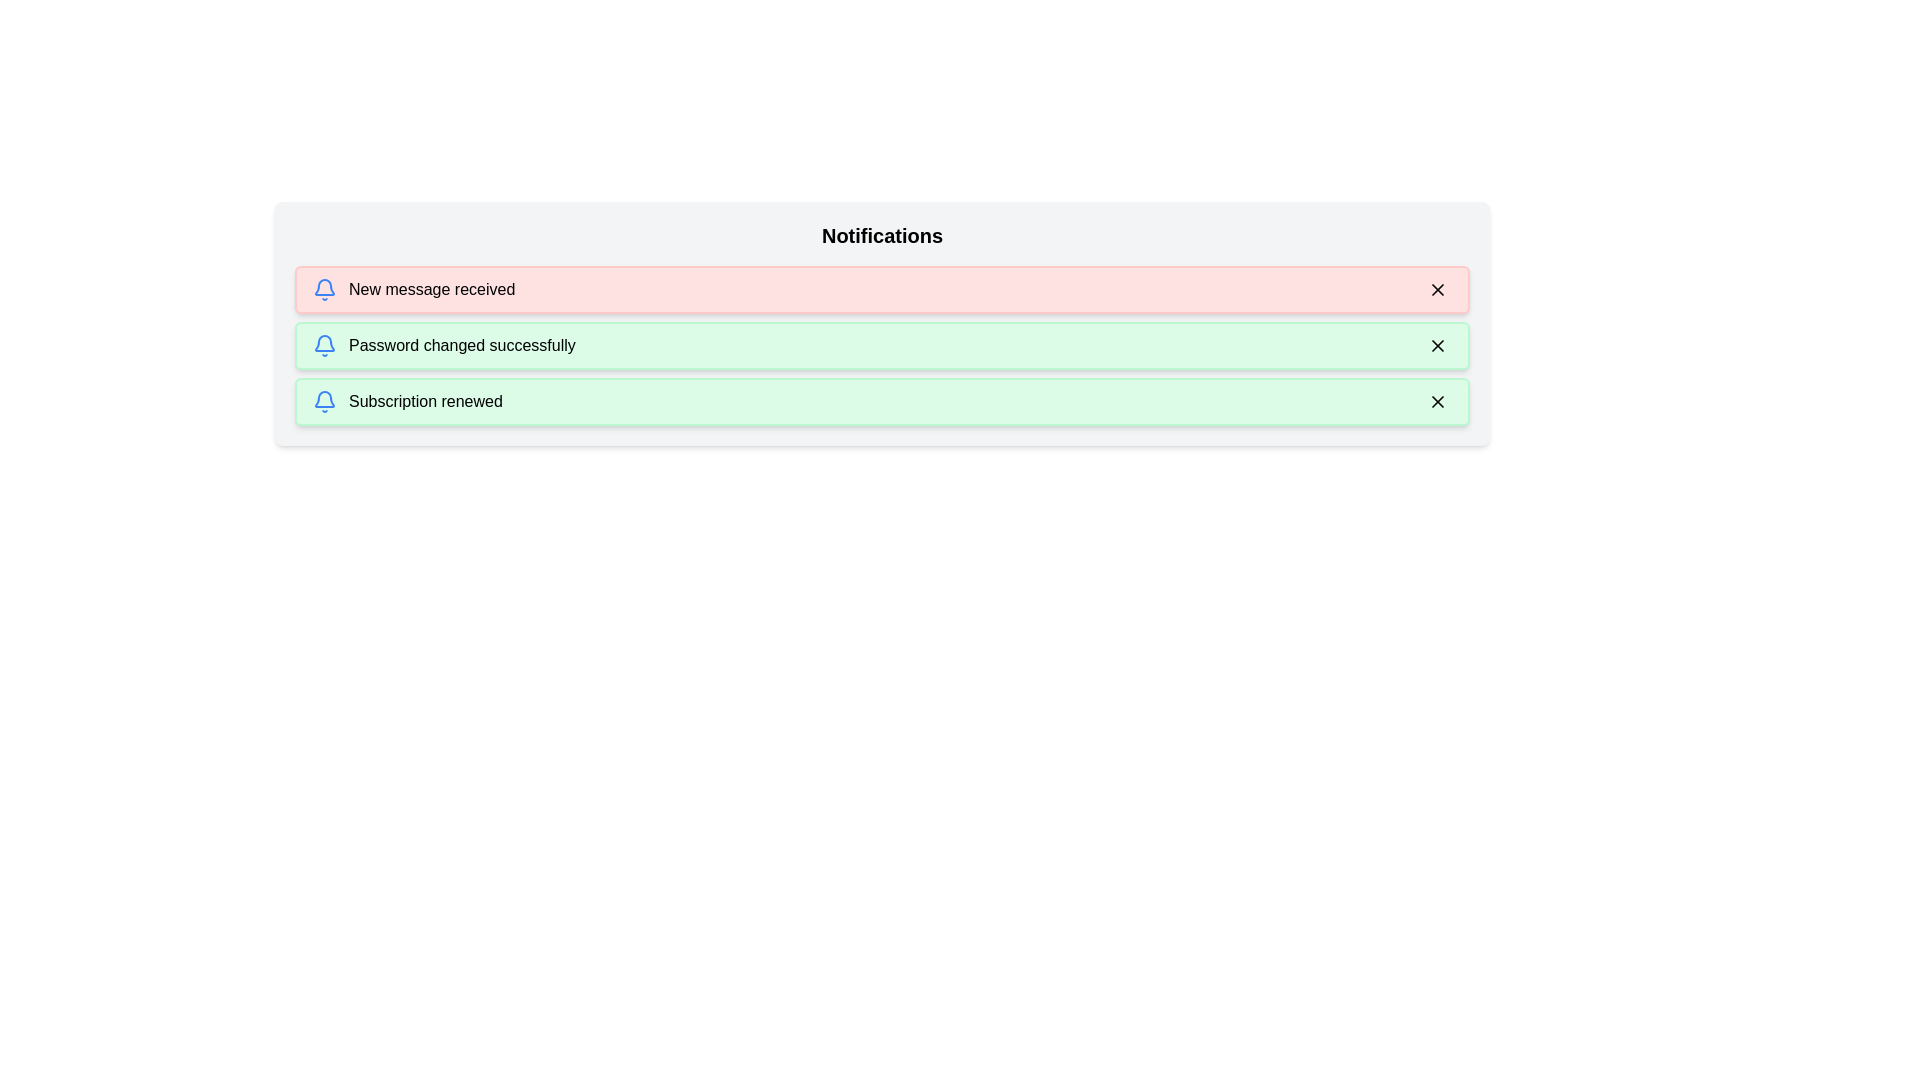  What do you see at coordinates (325, 345) in the screenshot?
I see `the notification icon located in the second row of the notification list, which represents a password update notification, for additional actions` at bounding box center [325, 345].